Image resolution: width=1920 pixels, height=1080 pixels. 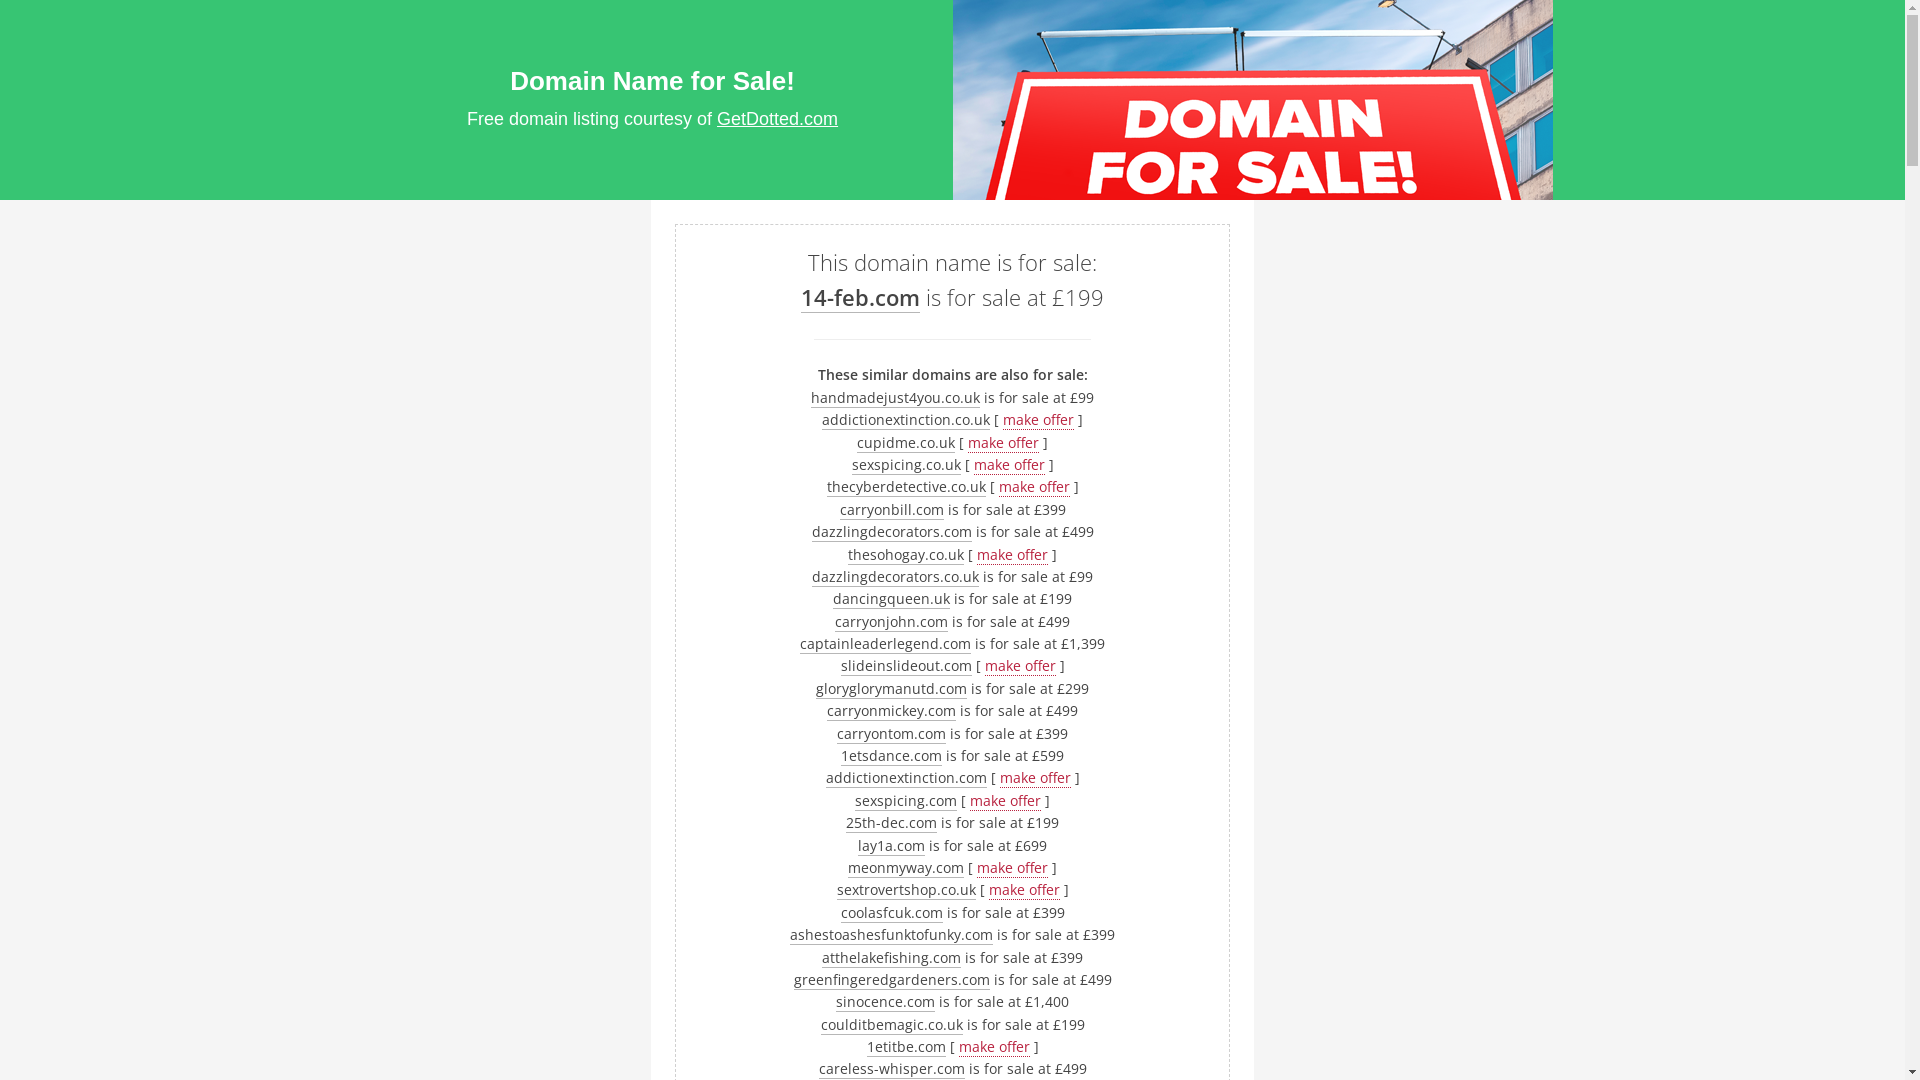 What do you see at coordinates (890, 822) in the screenshot?
I see `'25th-dec.com'` at bounding box center [890, 822].